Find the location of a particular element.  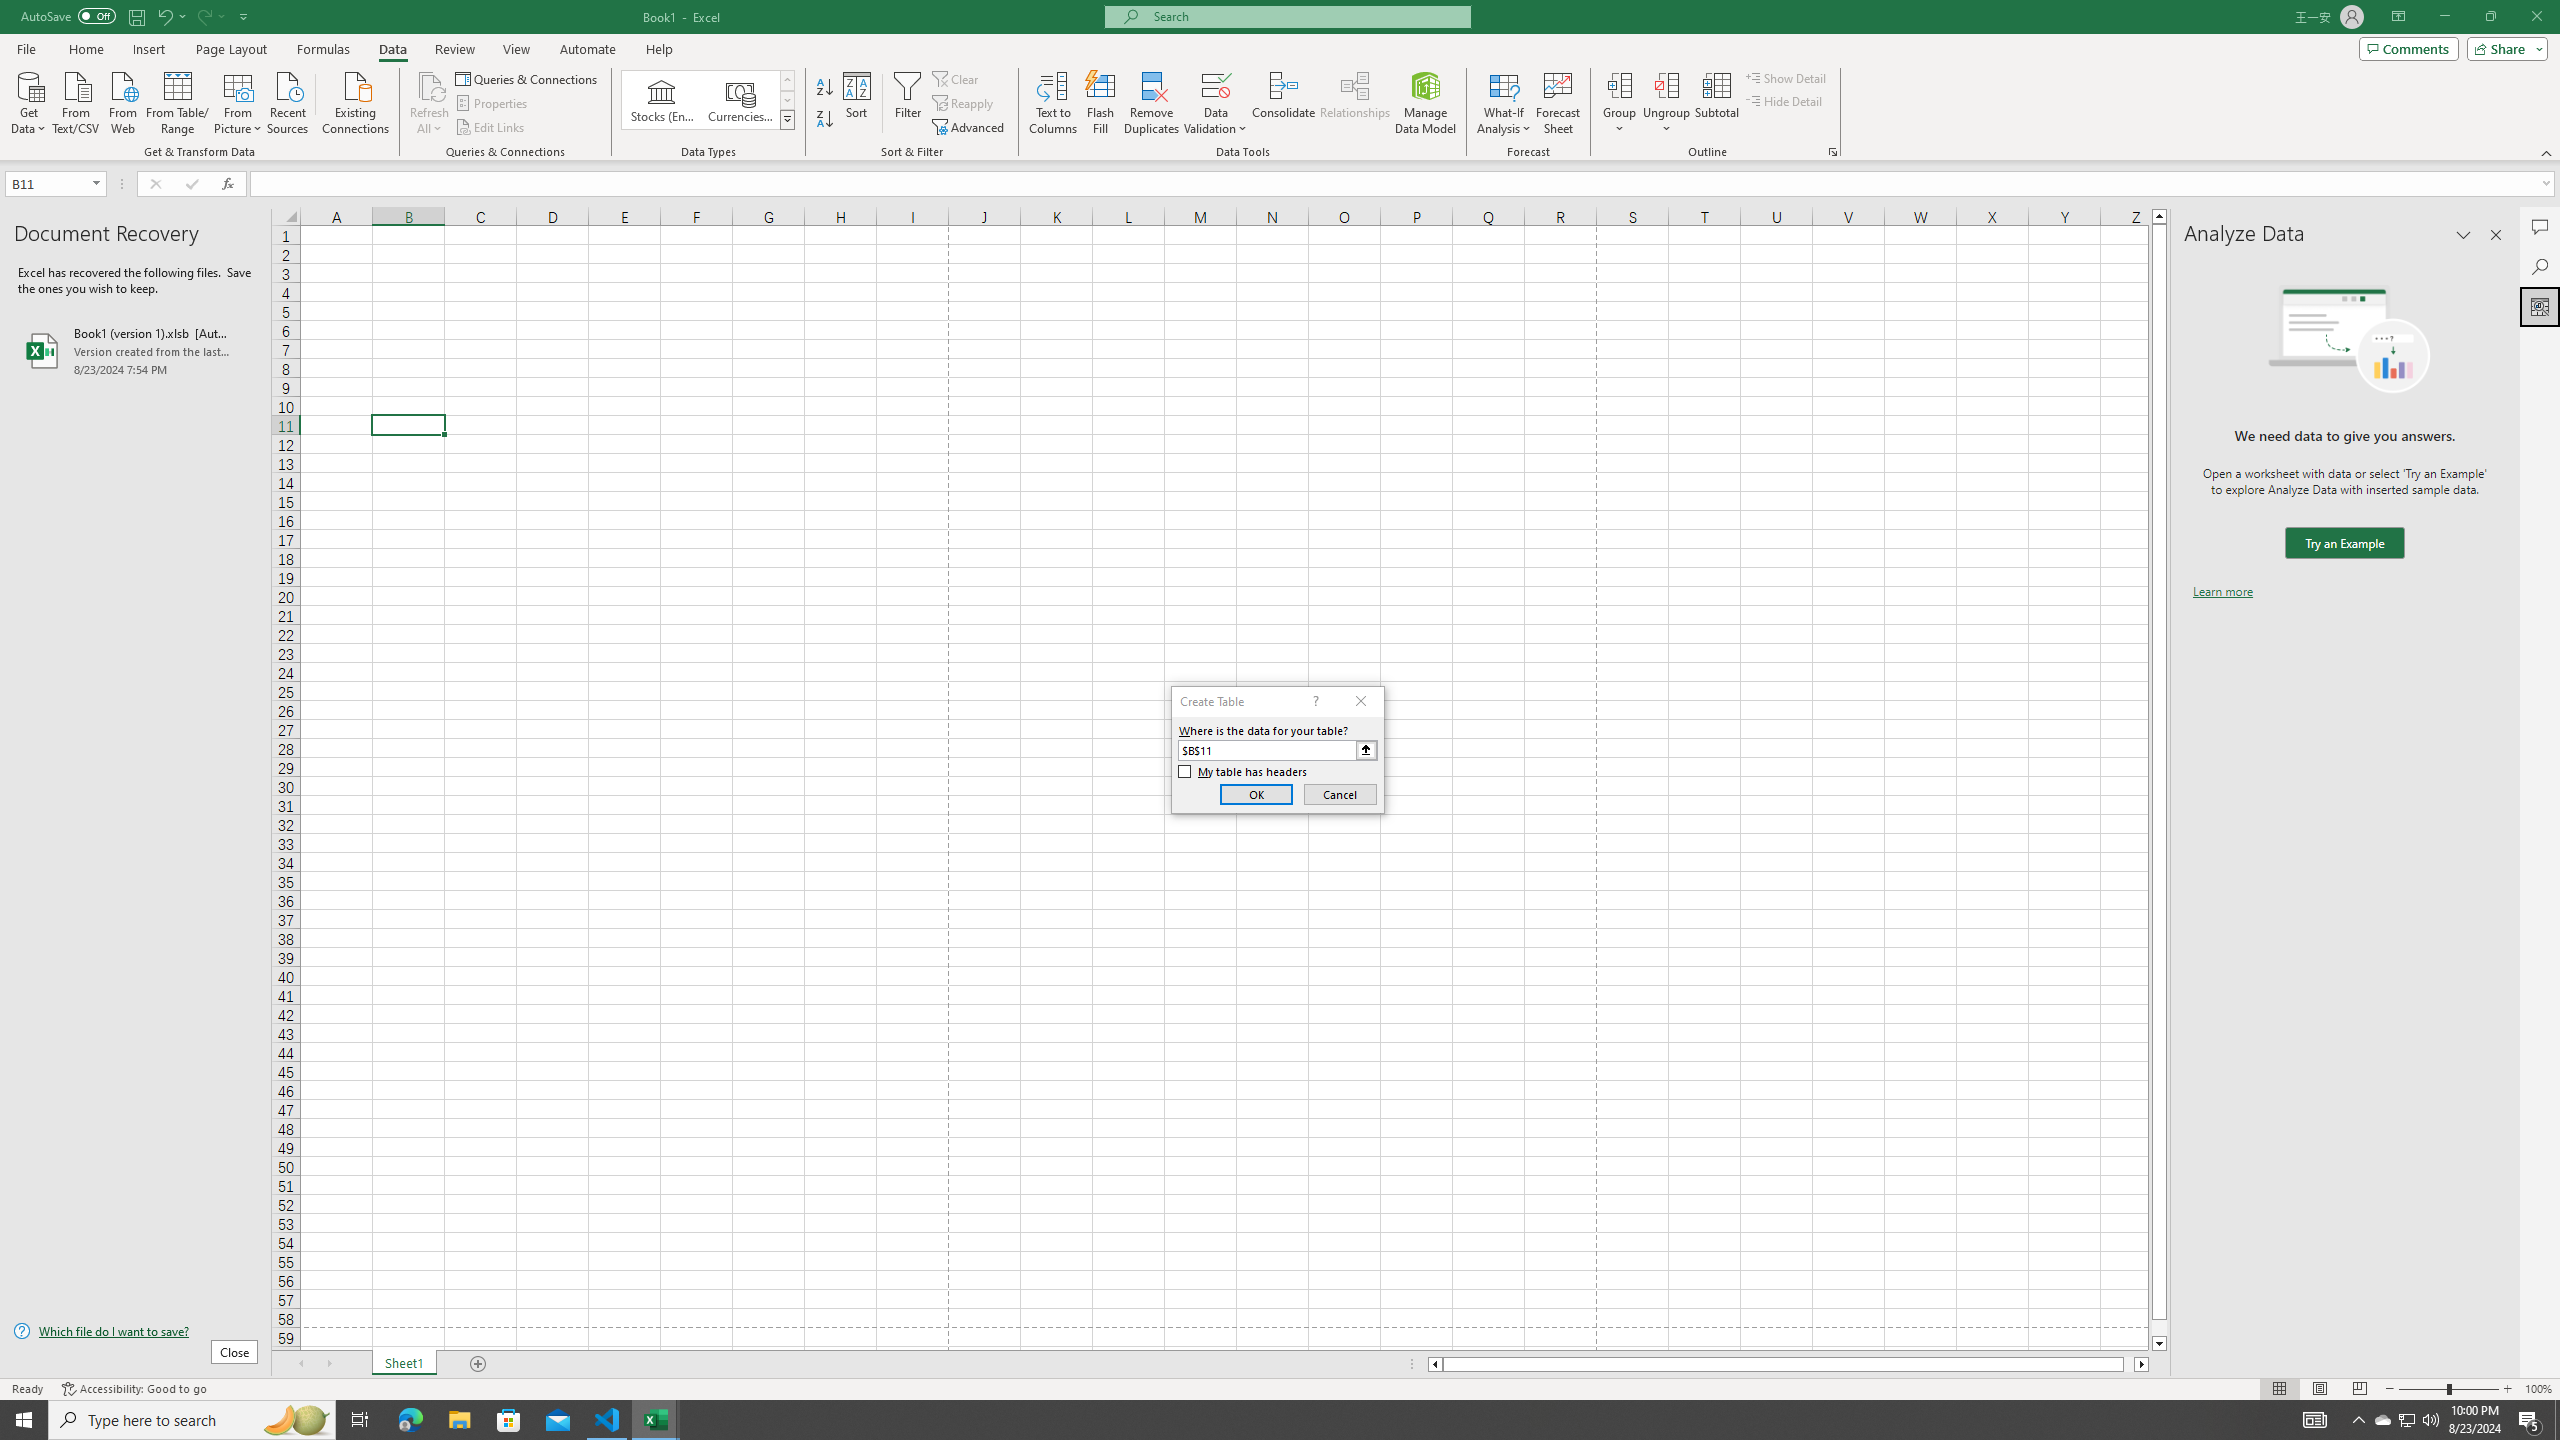

'Refresh All' is located at coordinates (429, 103).